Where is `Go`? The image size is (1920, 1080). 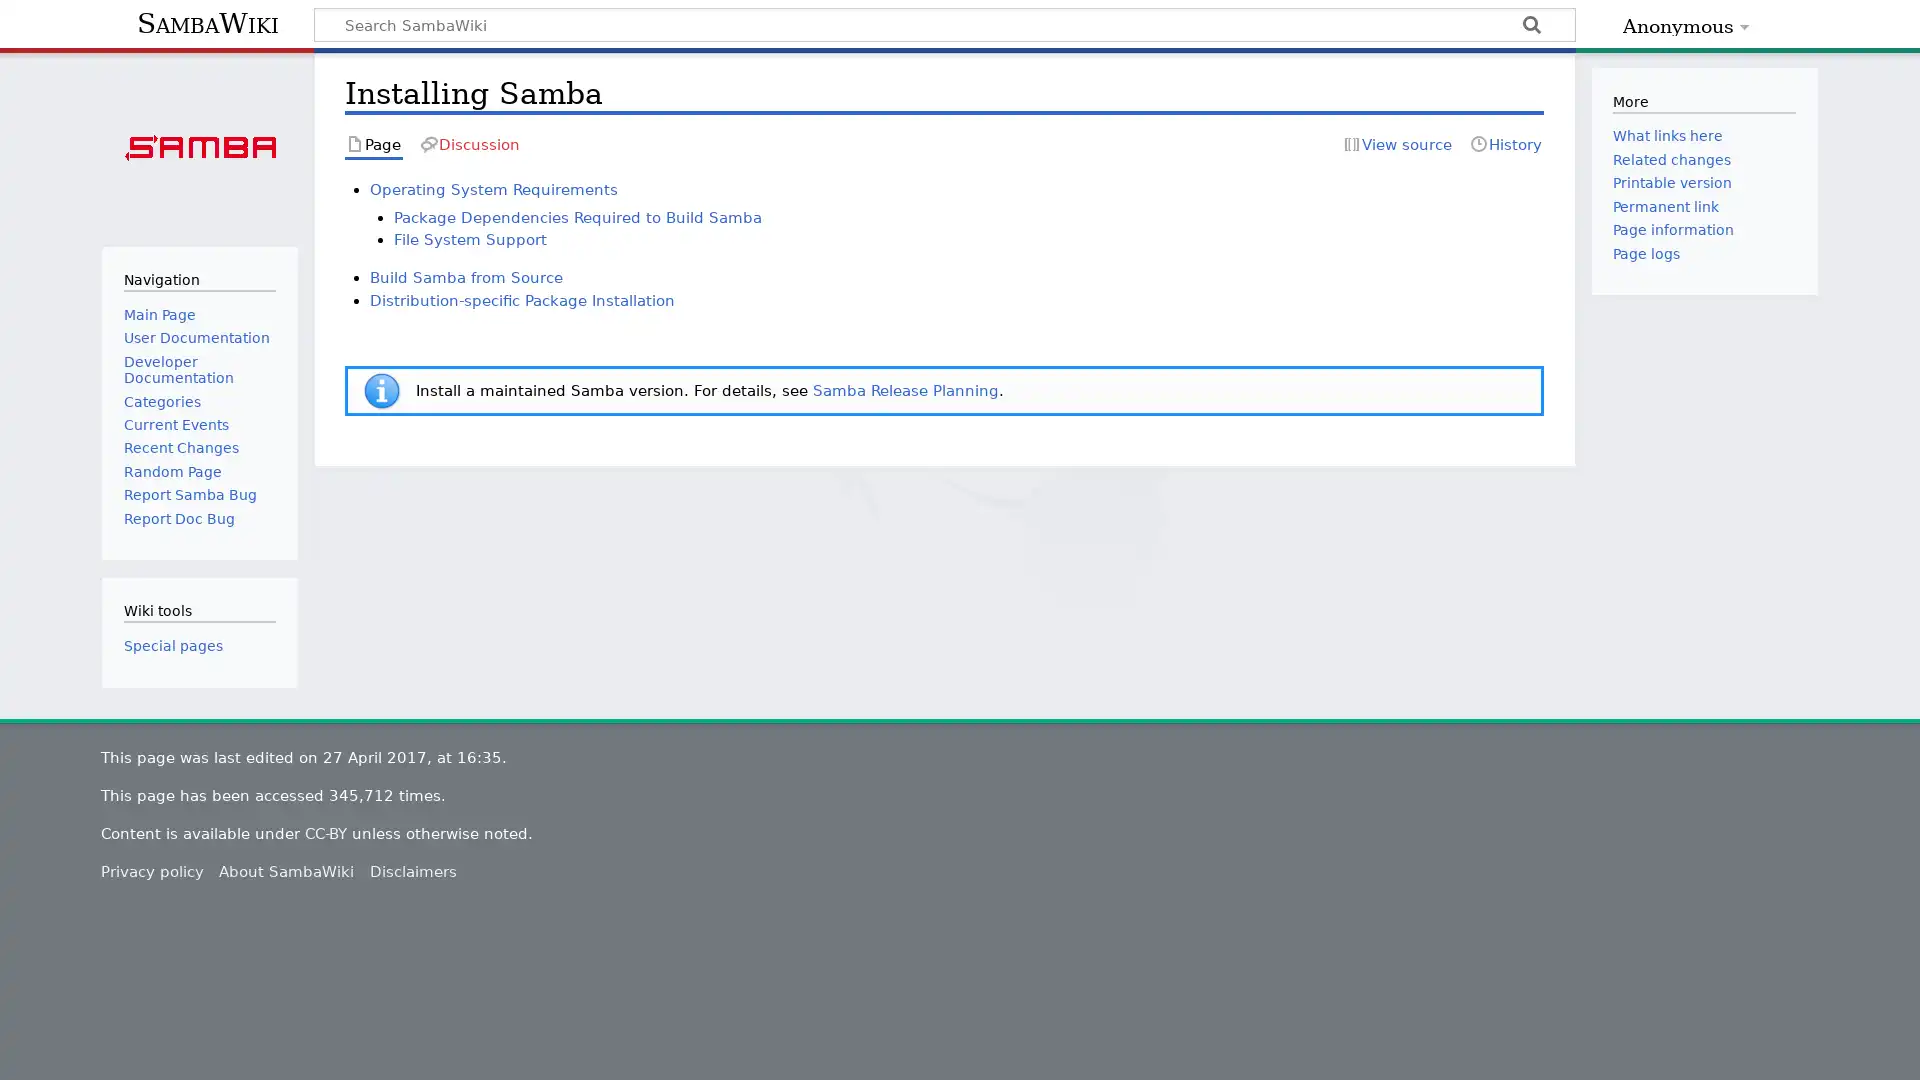
Go is located at coordinates (1530, 27).